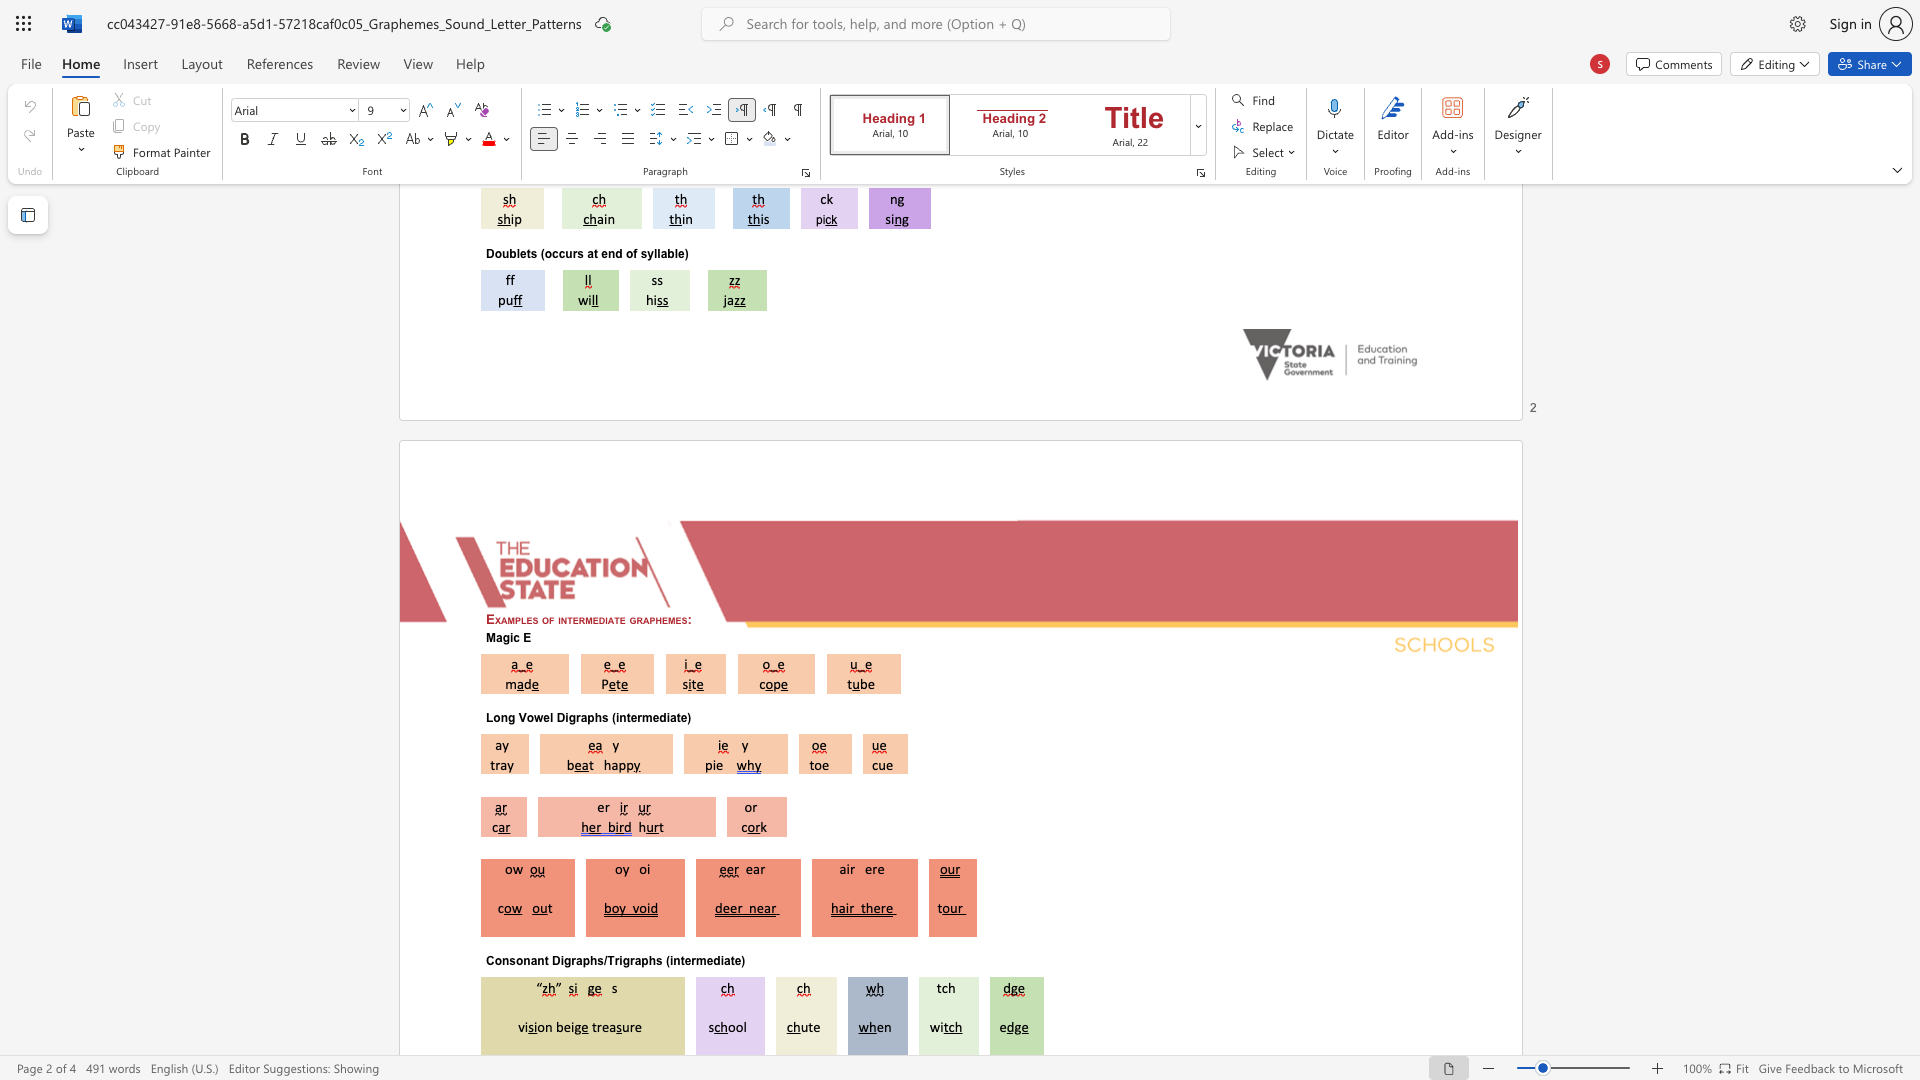  What do you see at coordinates (606, 618) in the screenshot?
I see `the subset text "ate gra" within the text "Examples of intermediate graphemes:"` at bounding box center [606, 618].